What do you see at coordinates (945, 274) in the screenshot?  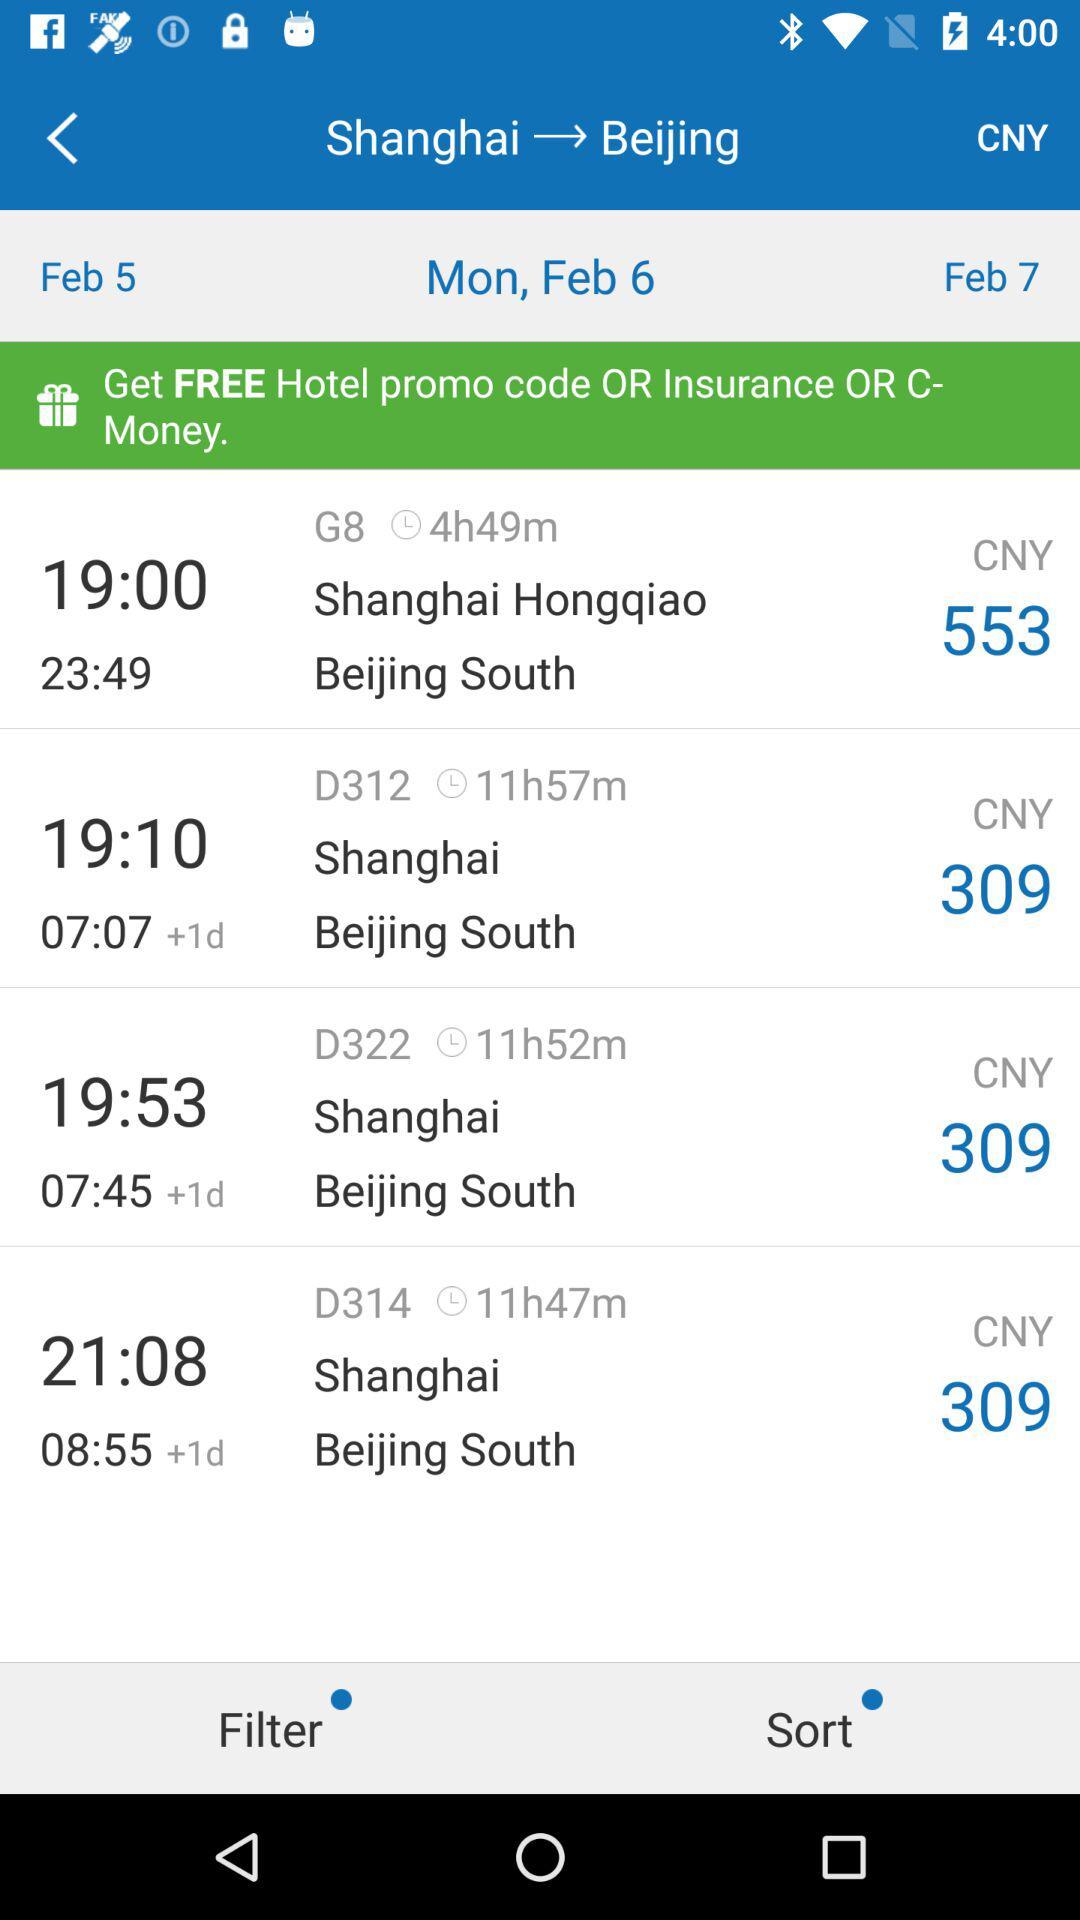 I see `item next to the mon, feb 6 icon` at bounding box center [945, 274].